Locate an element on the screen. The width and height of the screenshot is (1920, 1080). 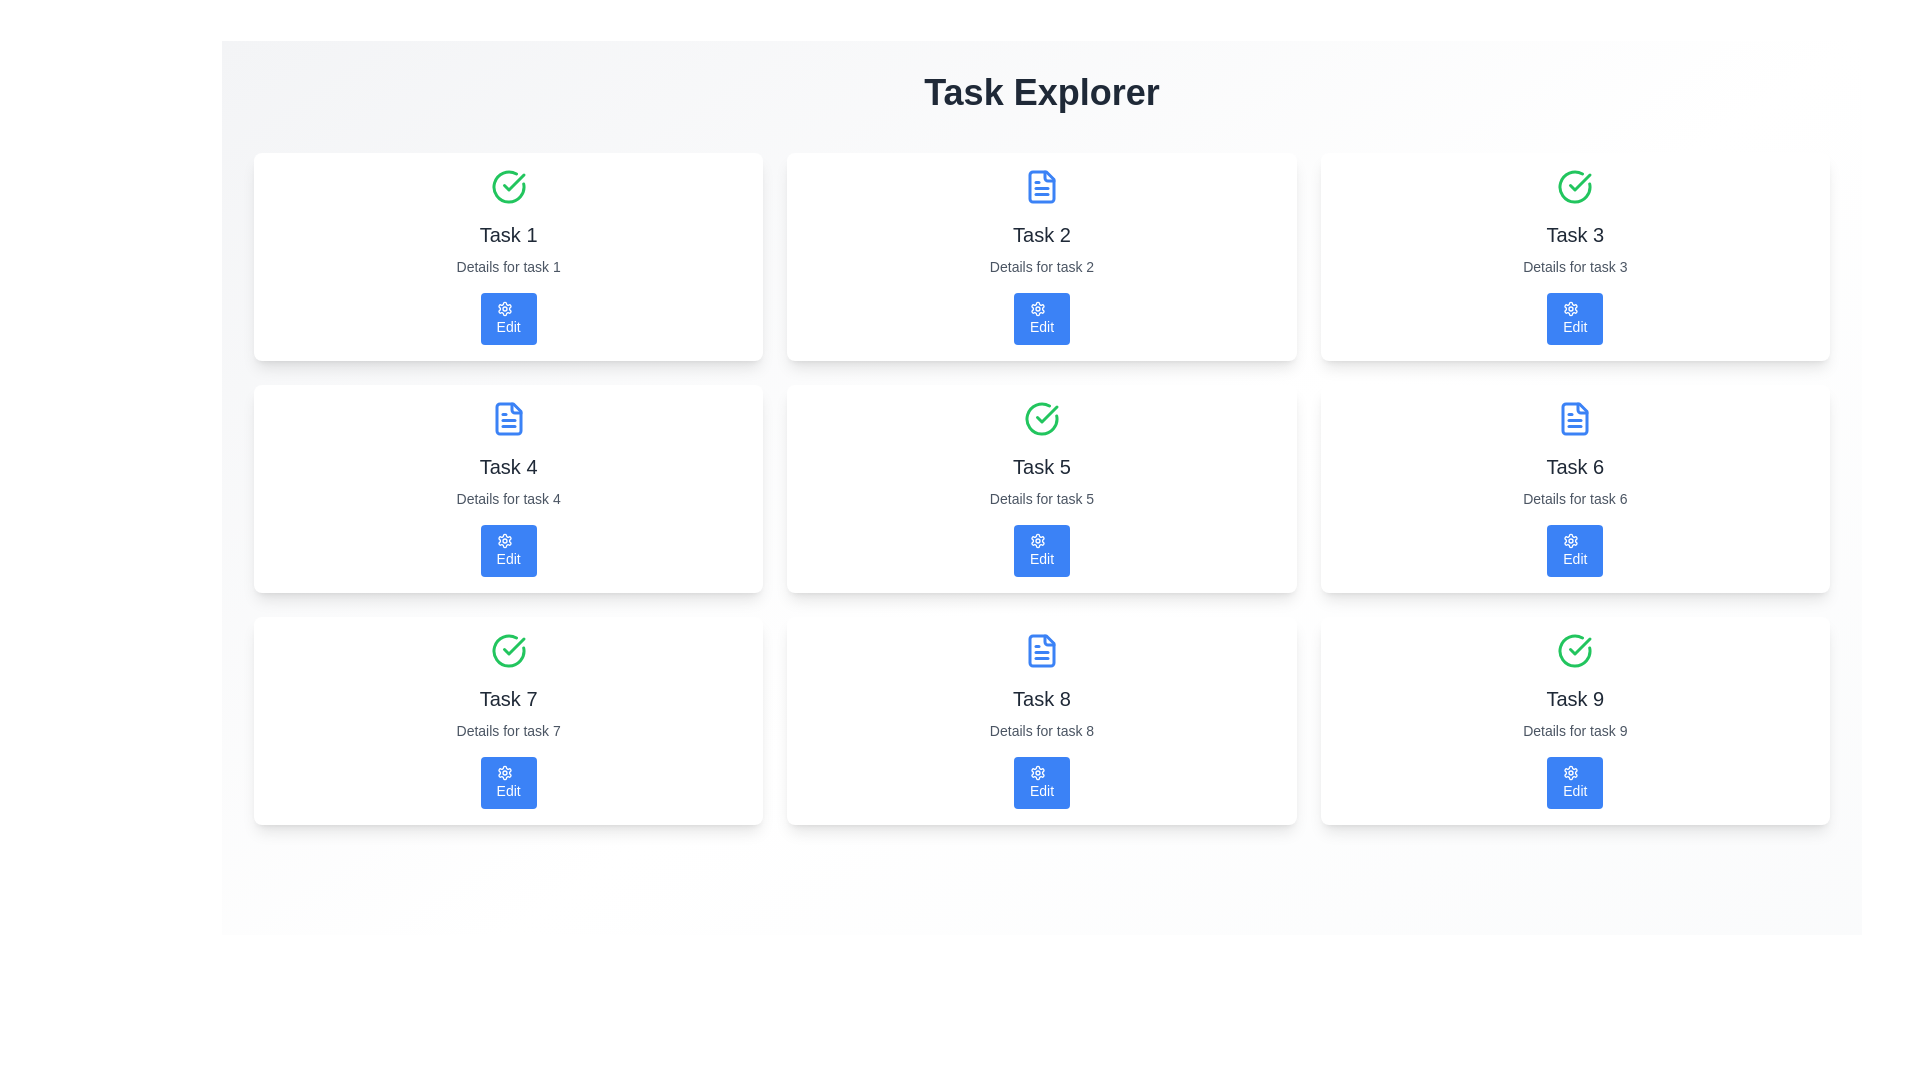
the text label that reads 'Task 1', which is styled with a bold, extra-large font and dark gray color, located in the upper part of the first card in the top-left section of the grid layout is located at coordinates (508, 234).